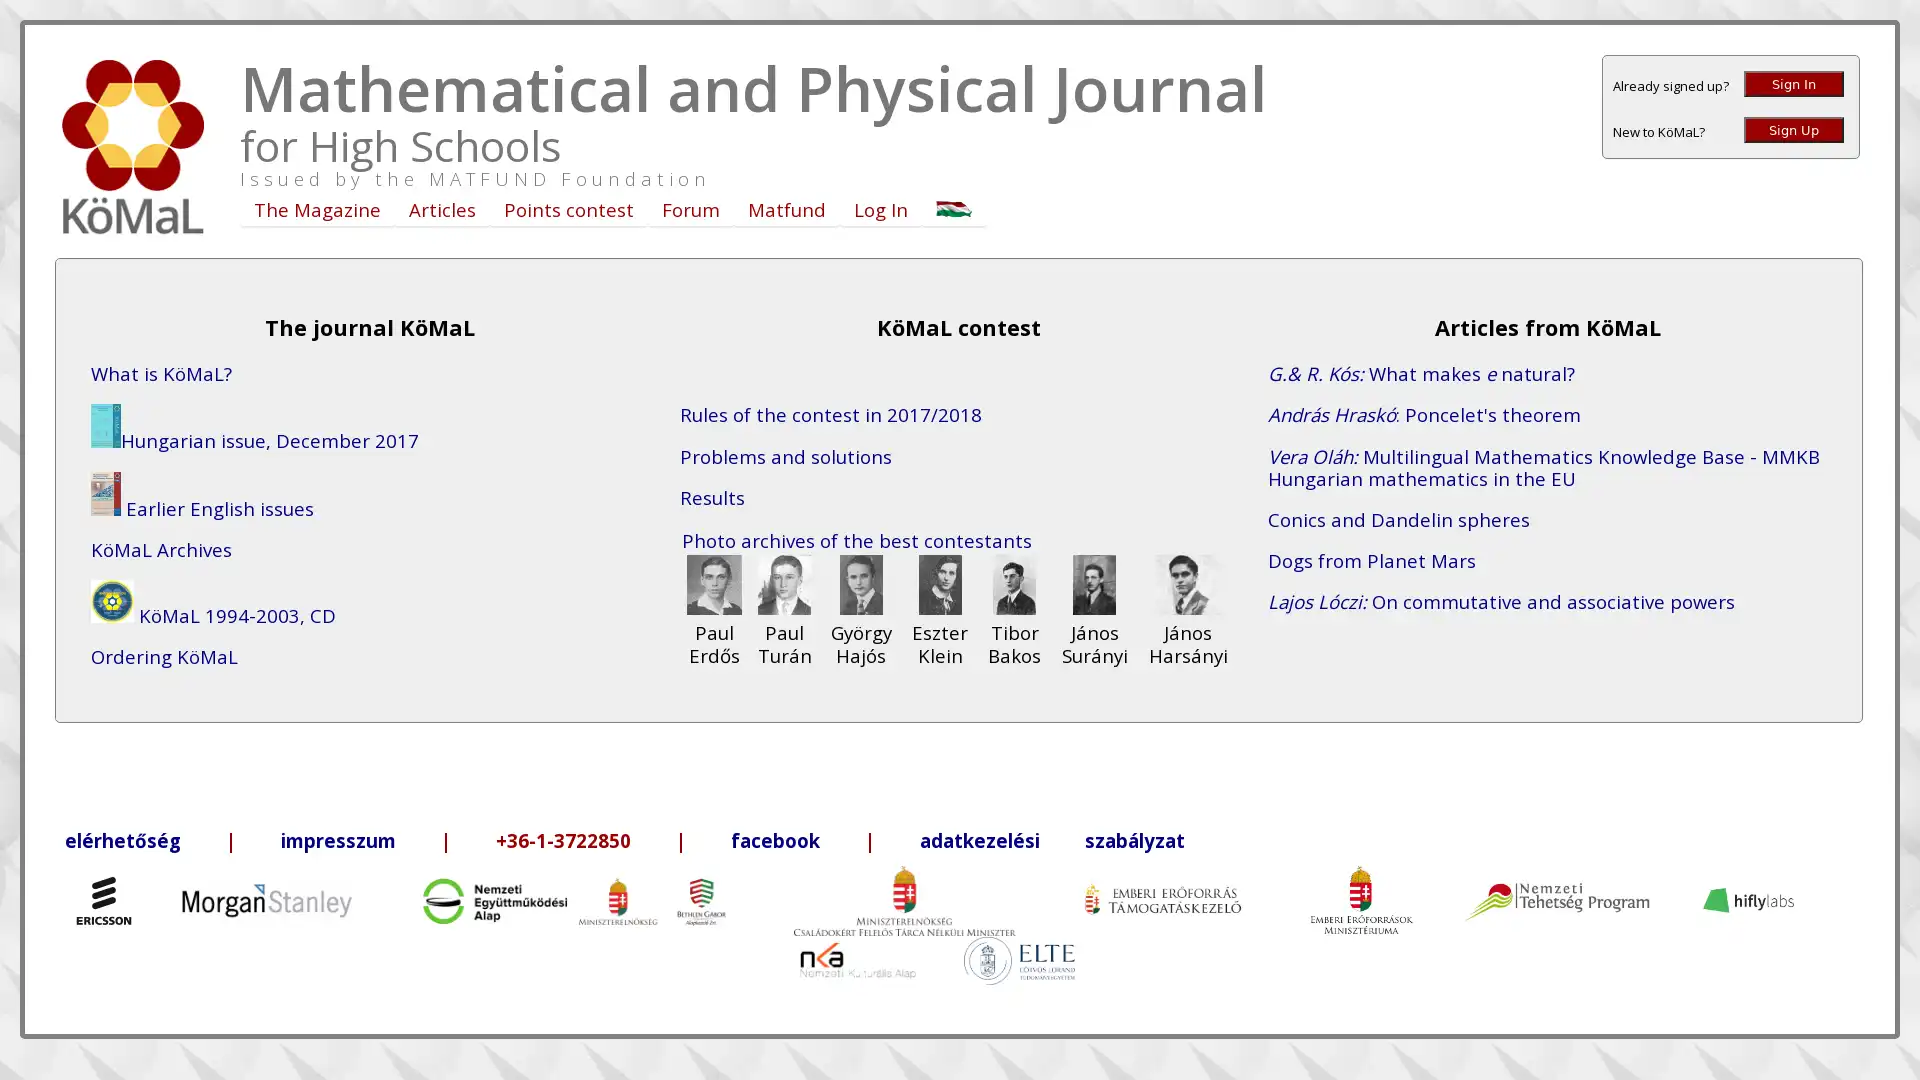 This screenshot has height=1080, width=1920. Describe the element at coordinates (1794, 83) in the screenshot. I see `Sign In` at that location.